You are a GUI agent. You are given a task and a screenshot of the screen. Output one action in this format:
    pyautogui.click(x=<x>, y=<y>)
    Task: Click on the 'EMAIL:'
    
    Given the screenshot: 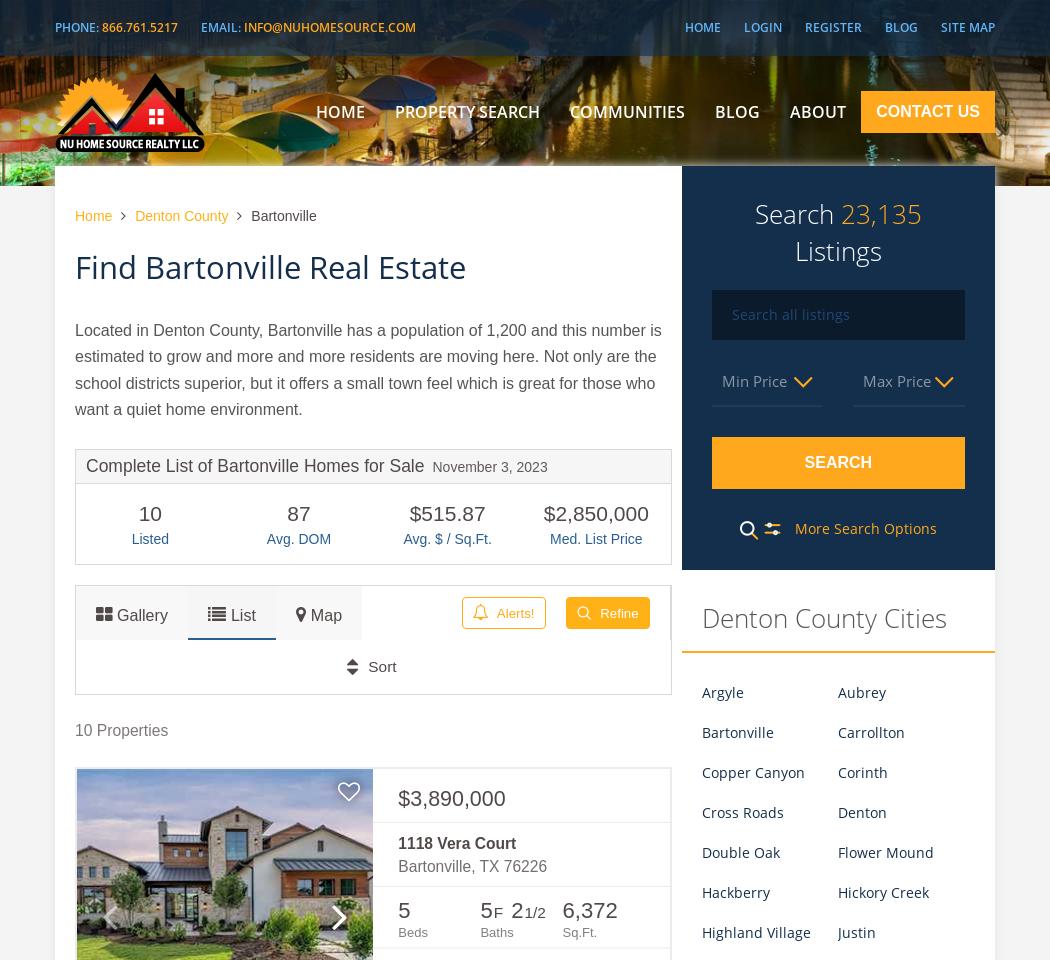 What is the action you would take?
    pyautogui.click(x=220, y=26)
    